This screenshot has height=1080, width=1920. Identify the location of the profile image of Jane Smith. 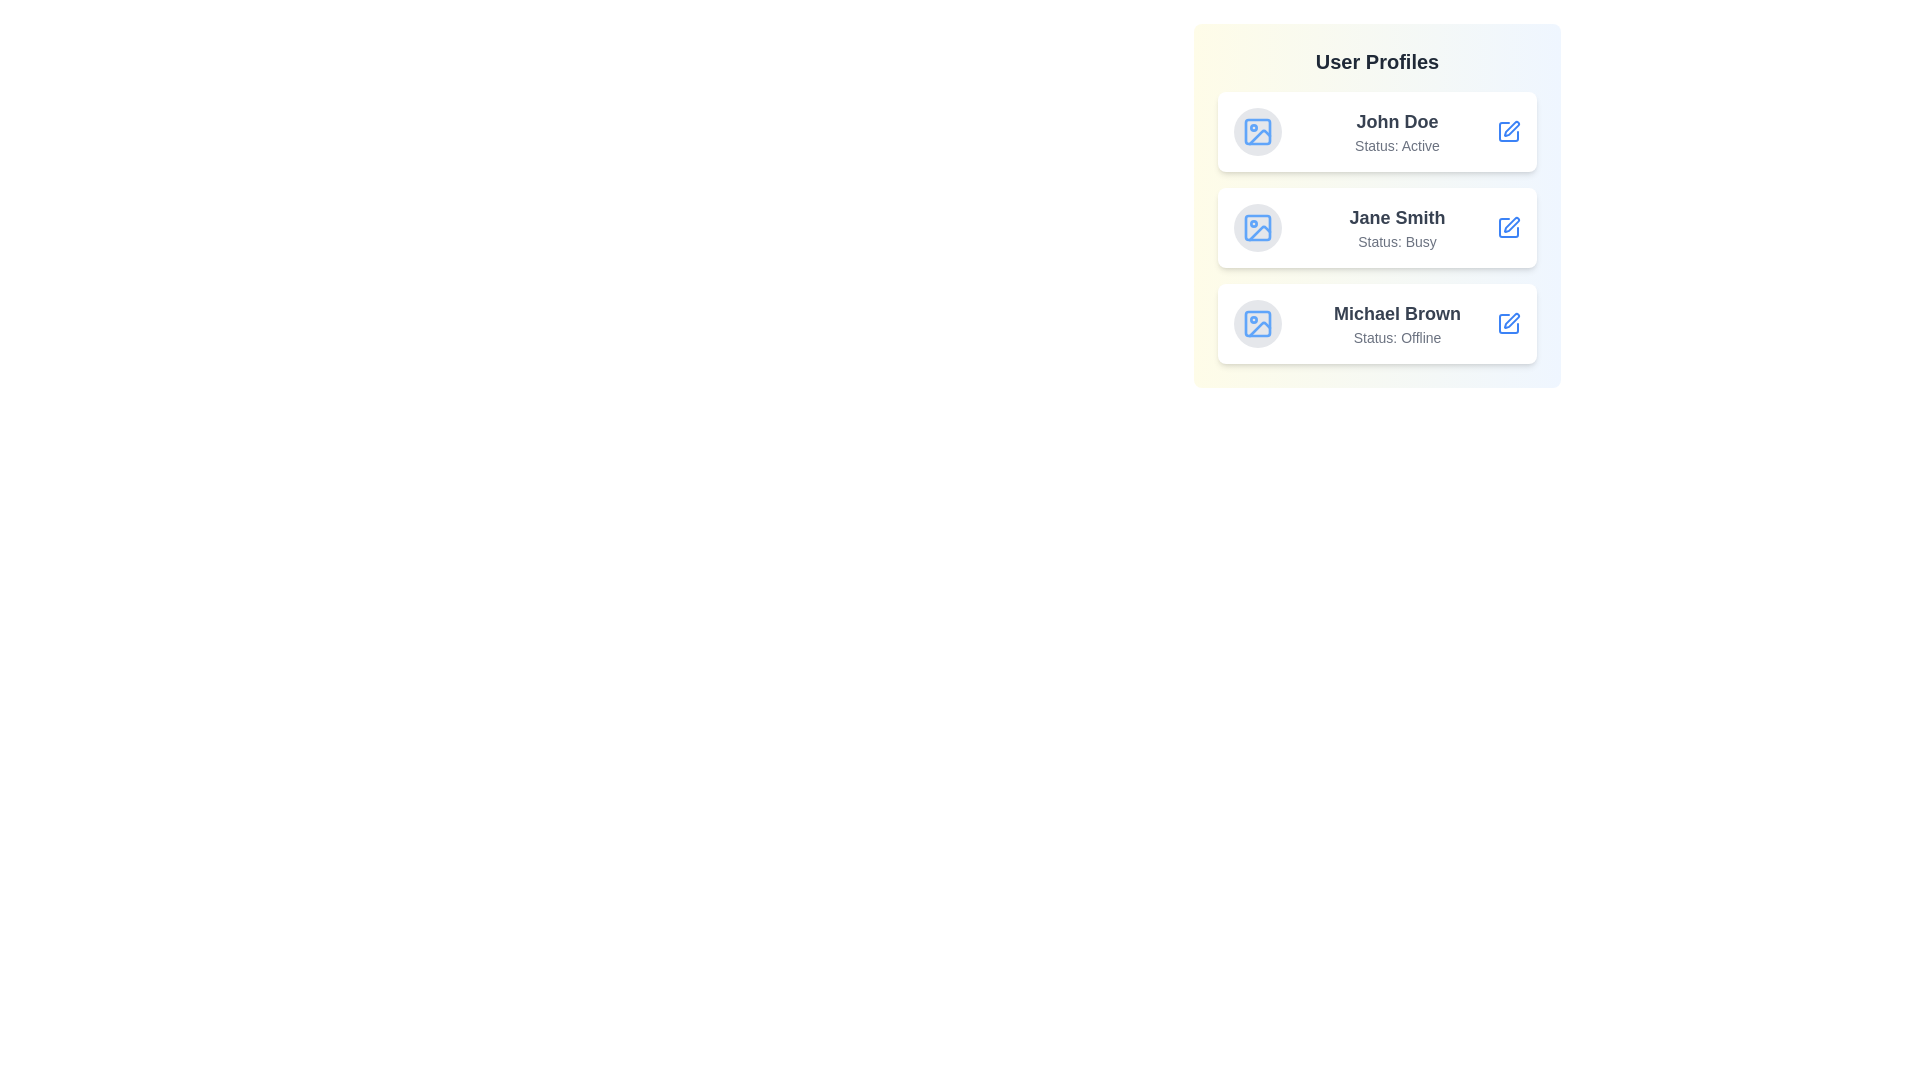
(1256, 226).